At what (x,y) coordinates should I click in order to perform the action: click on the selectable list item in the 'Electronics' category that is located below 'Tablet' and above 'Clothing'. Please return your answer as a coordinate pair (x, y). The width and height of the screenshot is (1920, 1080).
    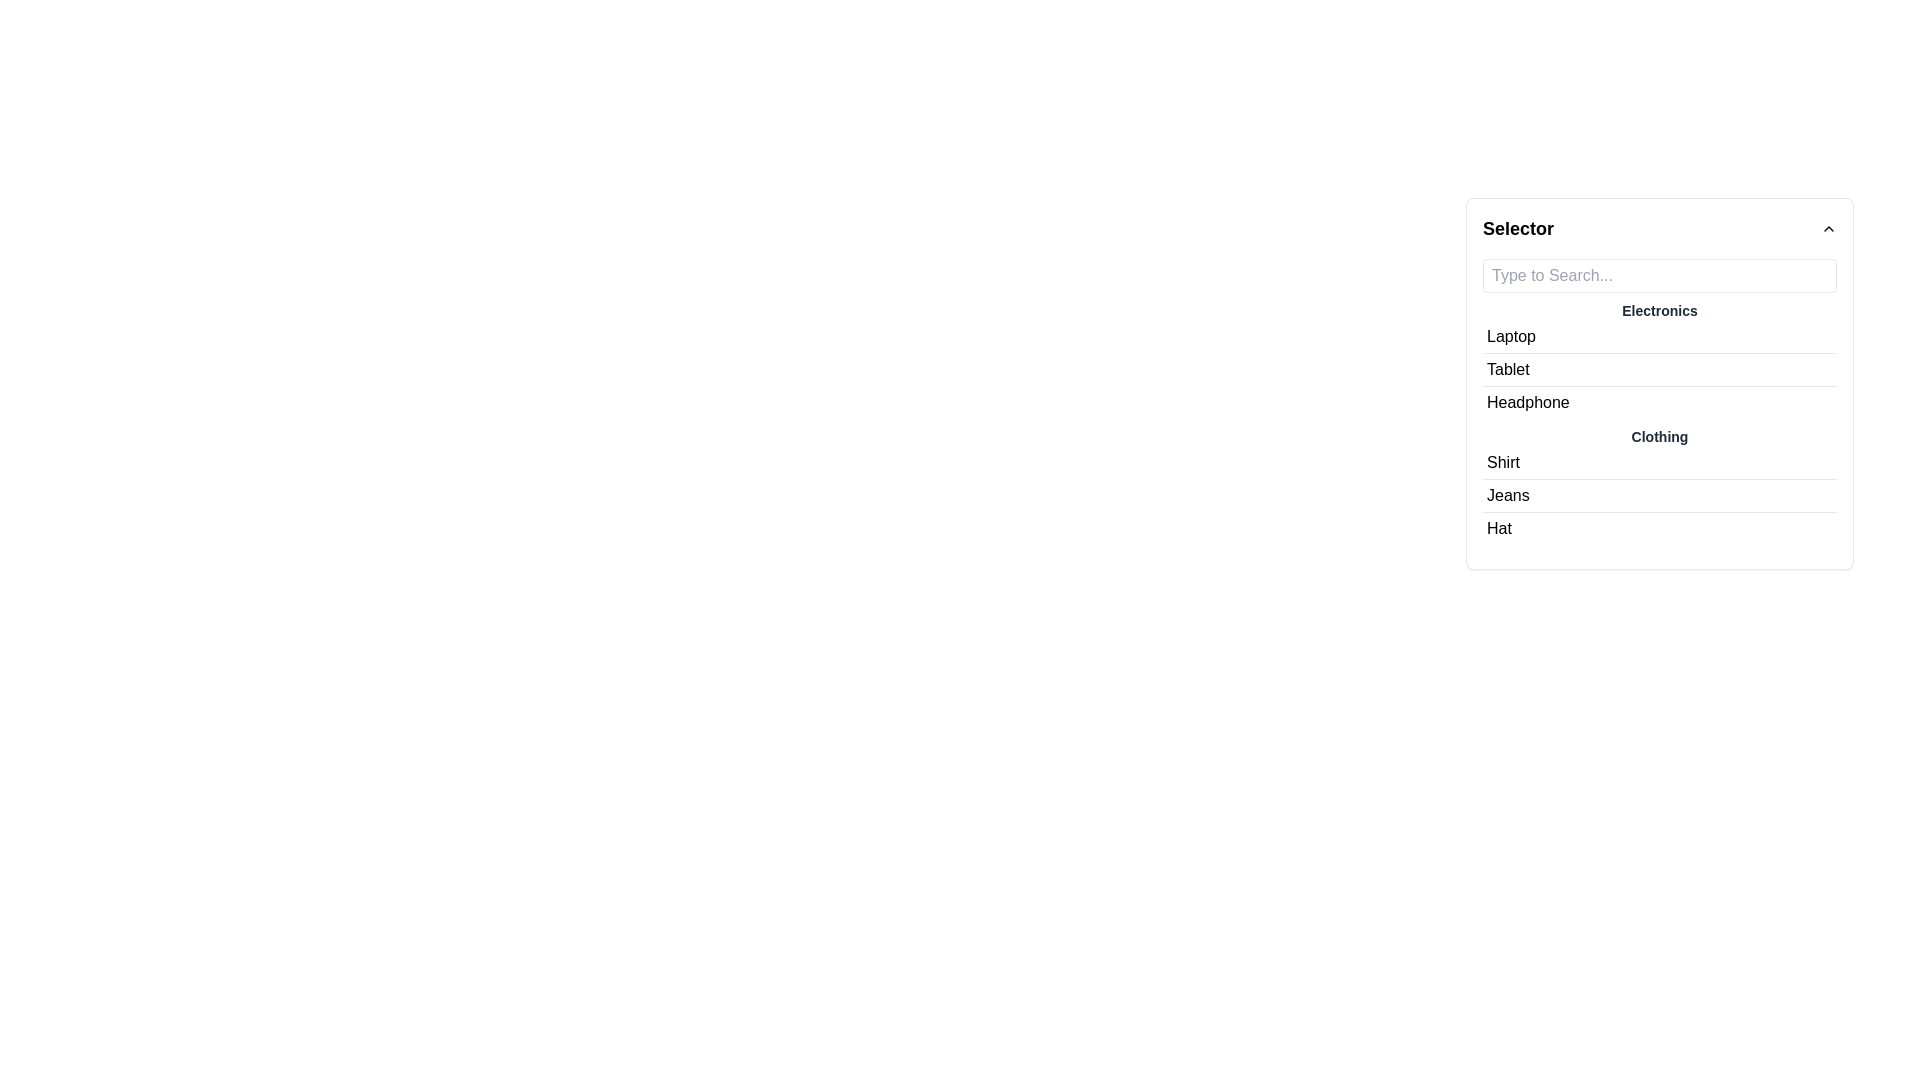
    Looking at the image, I should click on (1660, 402).